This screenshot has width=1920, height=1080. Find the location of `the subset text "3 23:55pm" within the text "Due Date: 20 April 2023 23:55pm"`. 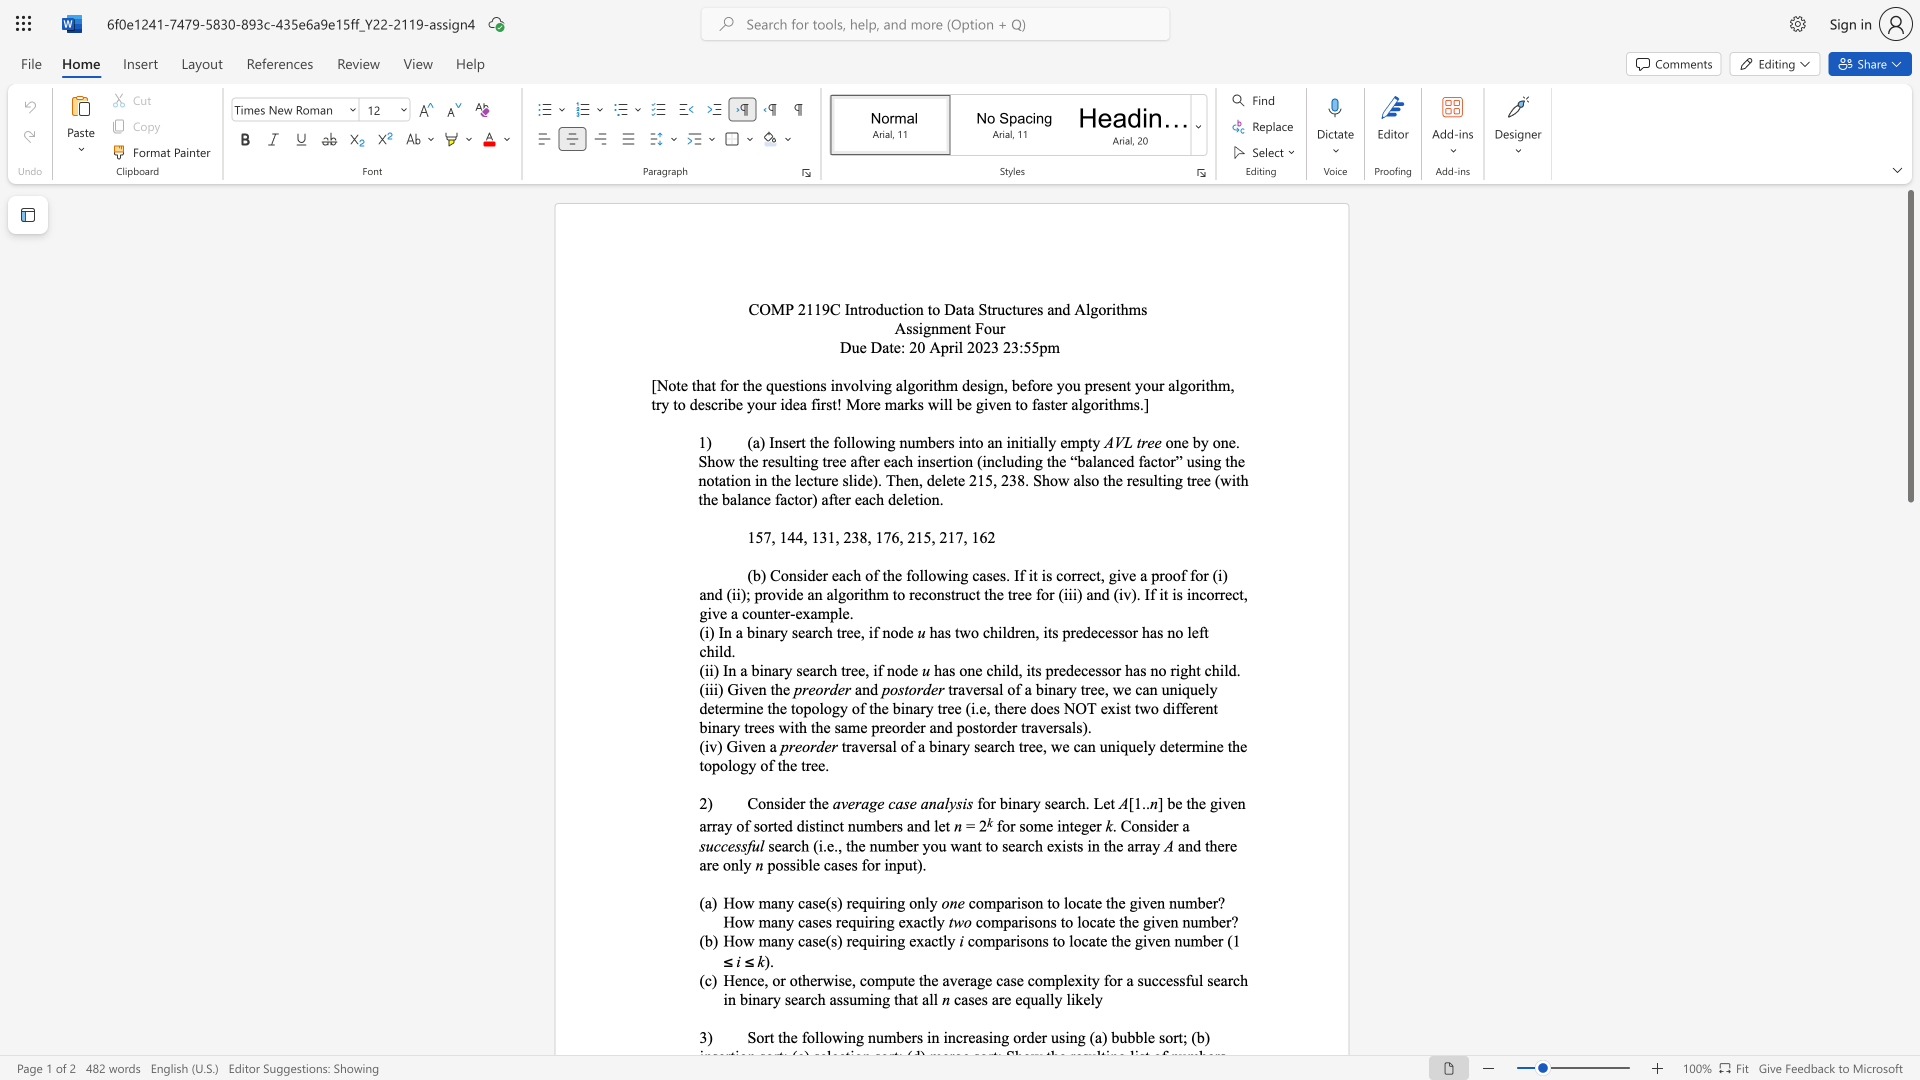

the subset text "3 23:55pm" within the text "Due Date: 20 April 2023 23:55pm" is located at coordinates (991, 346).